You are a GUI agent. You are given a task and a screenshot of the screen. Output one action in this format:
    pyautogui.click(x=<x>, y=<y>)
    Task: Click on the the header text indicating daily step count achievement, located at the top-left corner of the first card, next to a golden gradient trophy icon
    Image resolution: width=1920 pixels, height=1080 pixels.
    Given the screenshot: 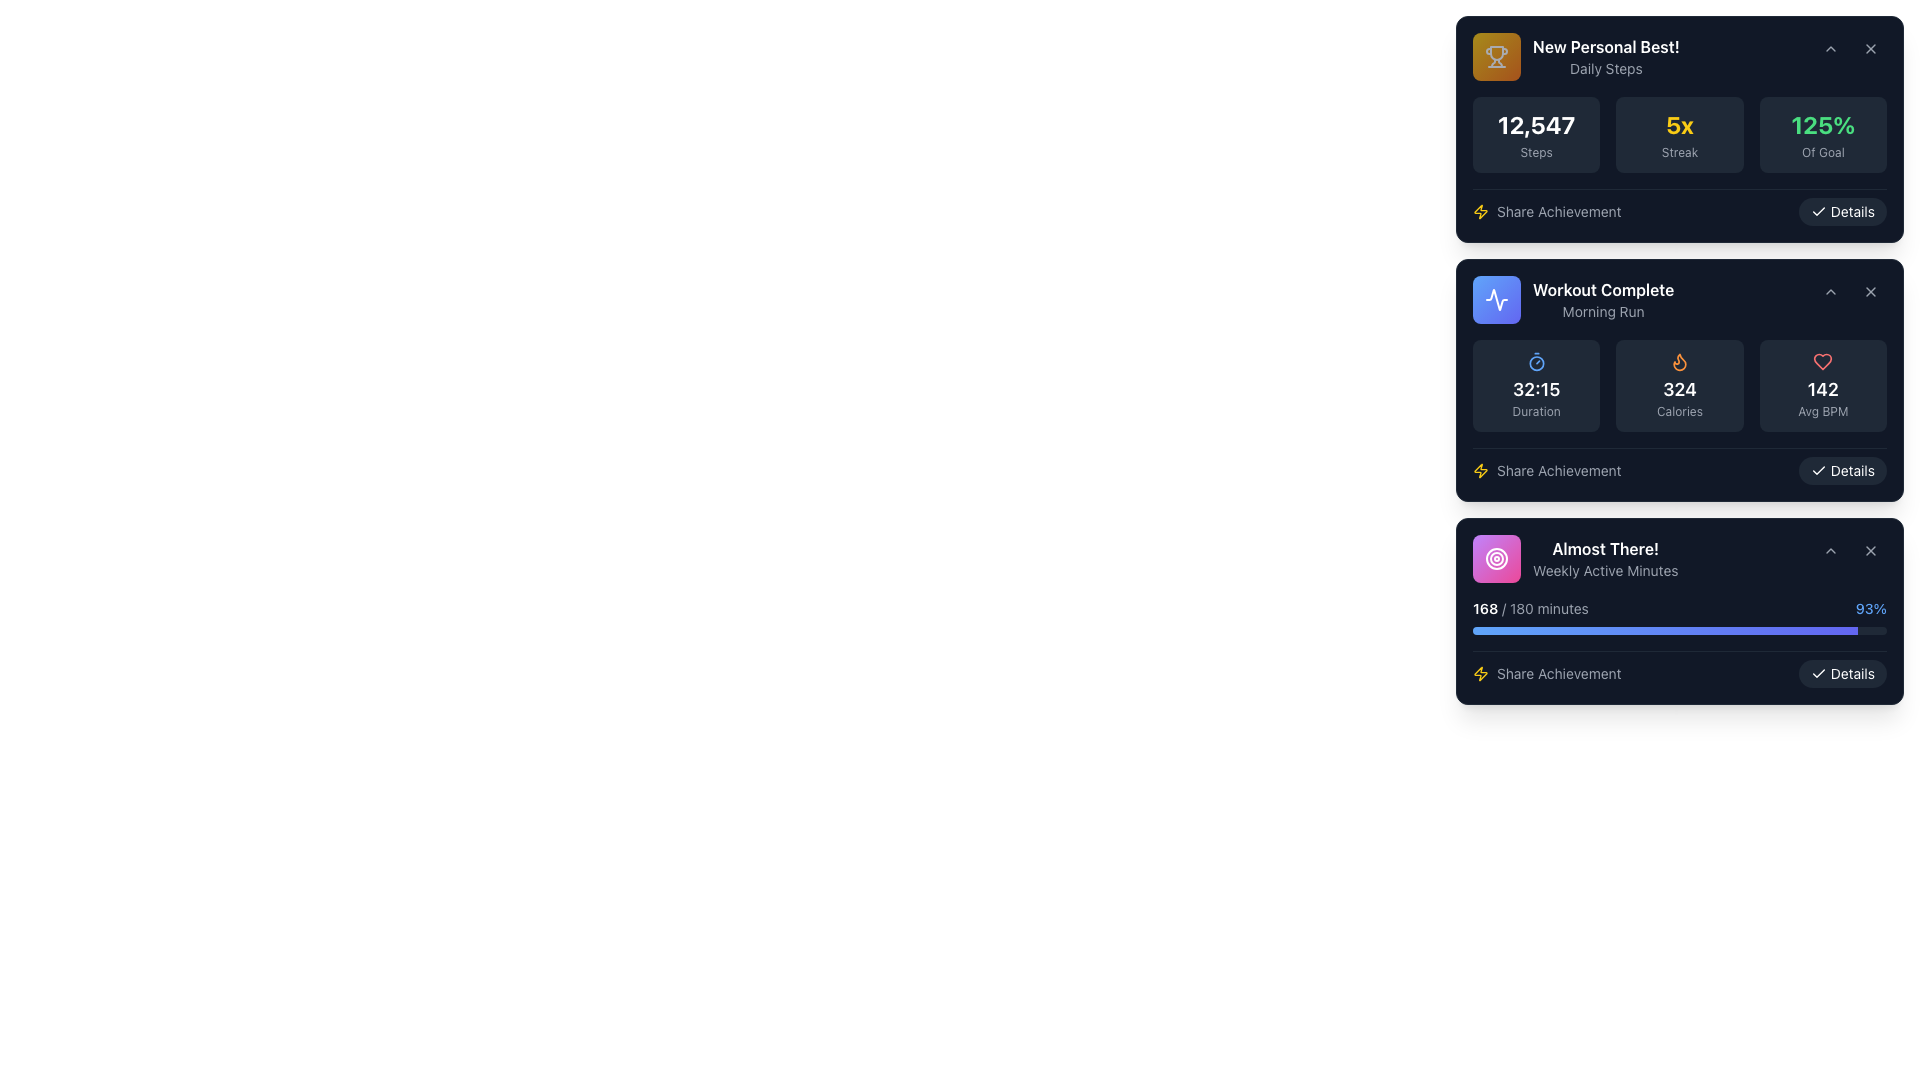 What is the action you would take?
    pyautogui.click(x=1606, y=56)
    